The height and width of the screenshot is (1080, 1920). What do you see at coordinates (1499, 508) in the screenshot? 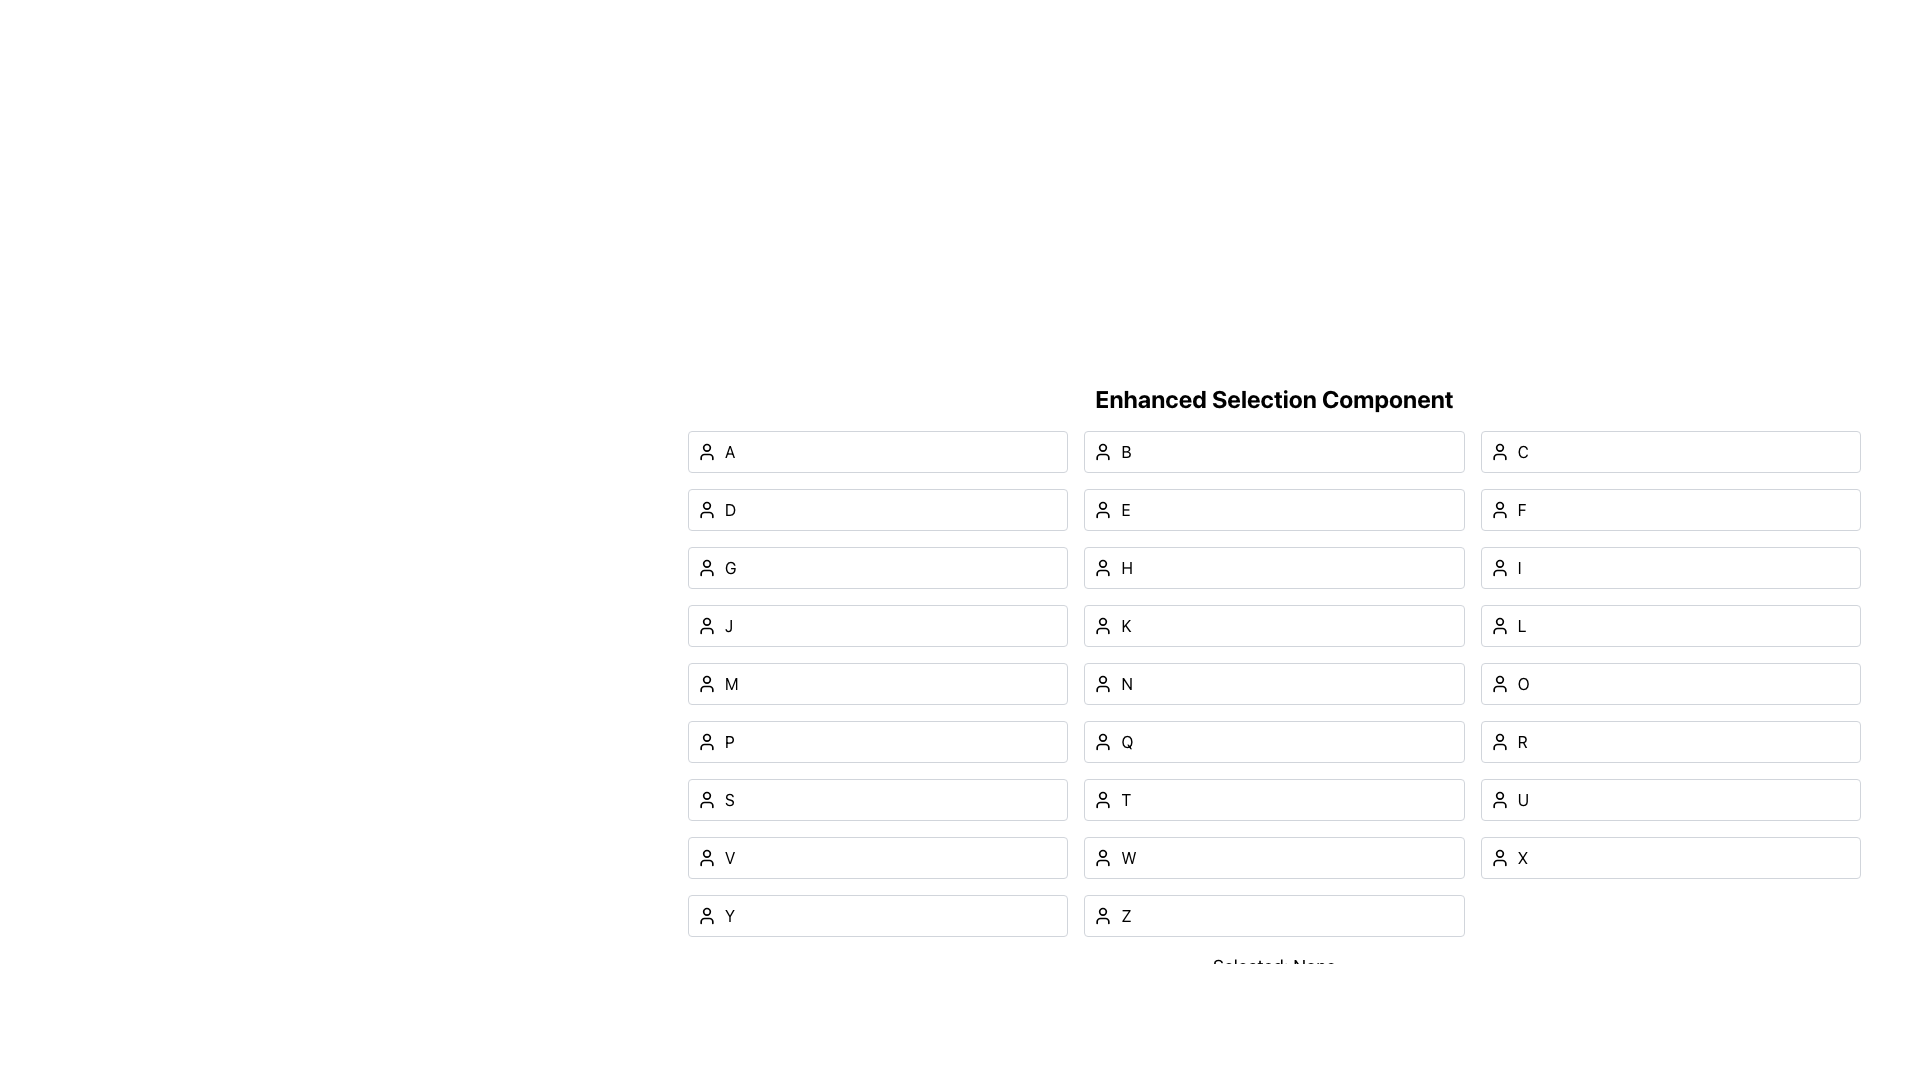
I see `the user or profile symbol icon associated with the 'F' label located in the second row and third column of the Enhanced Selection Component grid` at bounding box center [1499, 508].